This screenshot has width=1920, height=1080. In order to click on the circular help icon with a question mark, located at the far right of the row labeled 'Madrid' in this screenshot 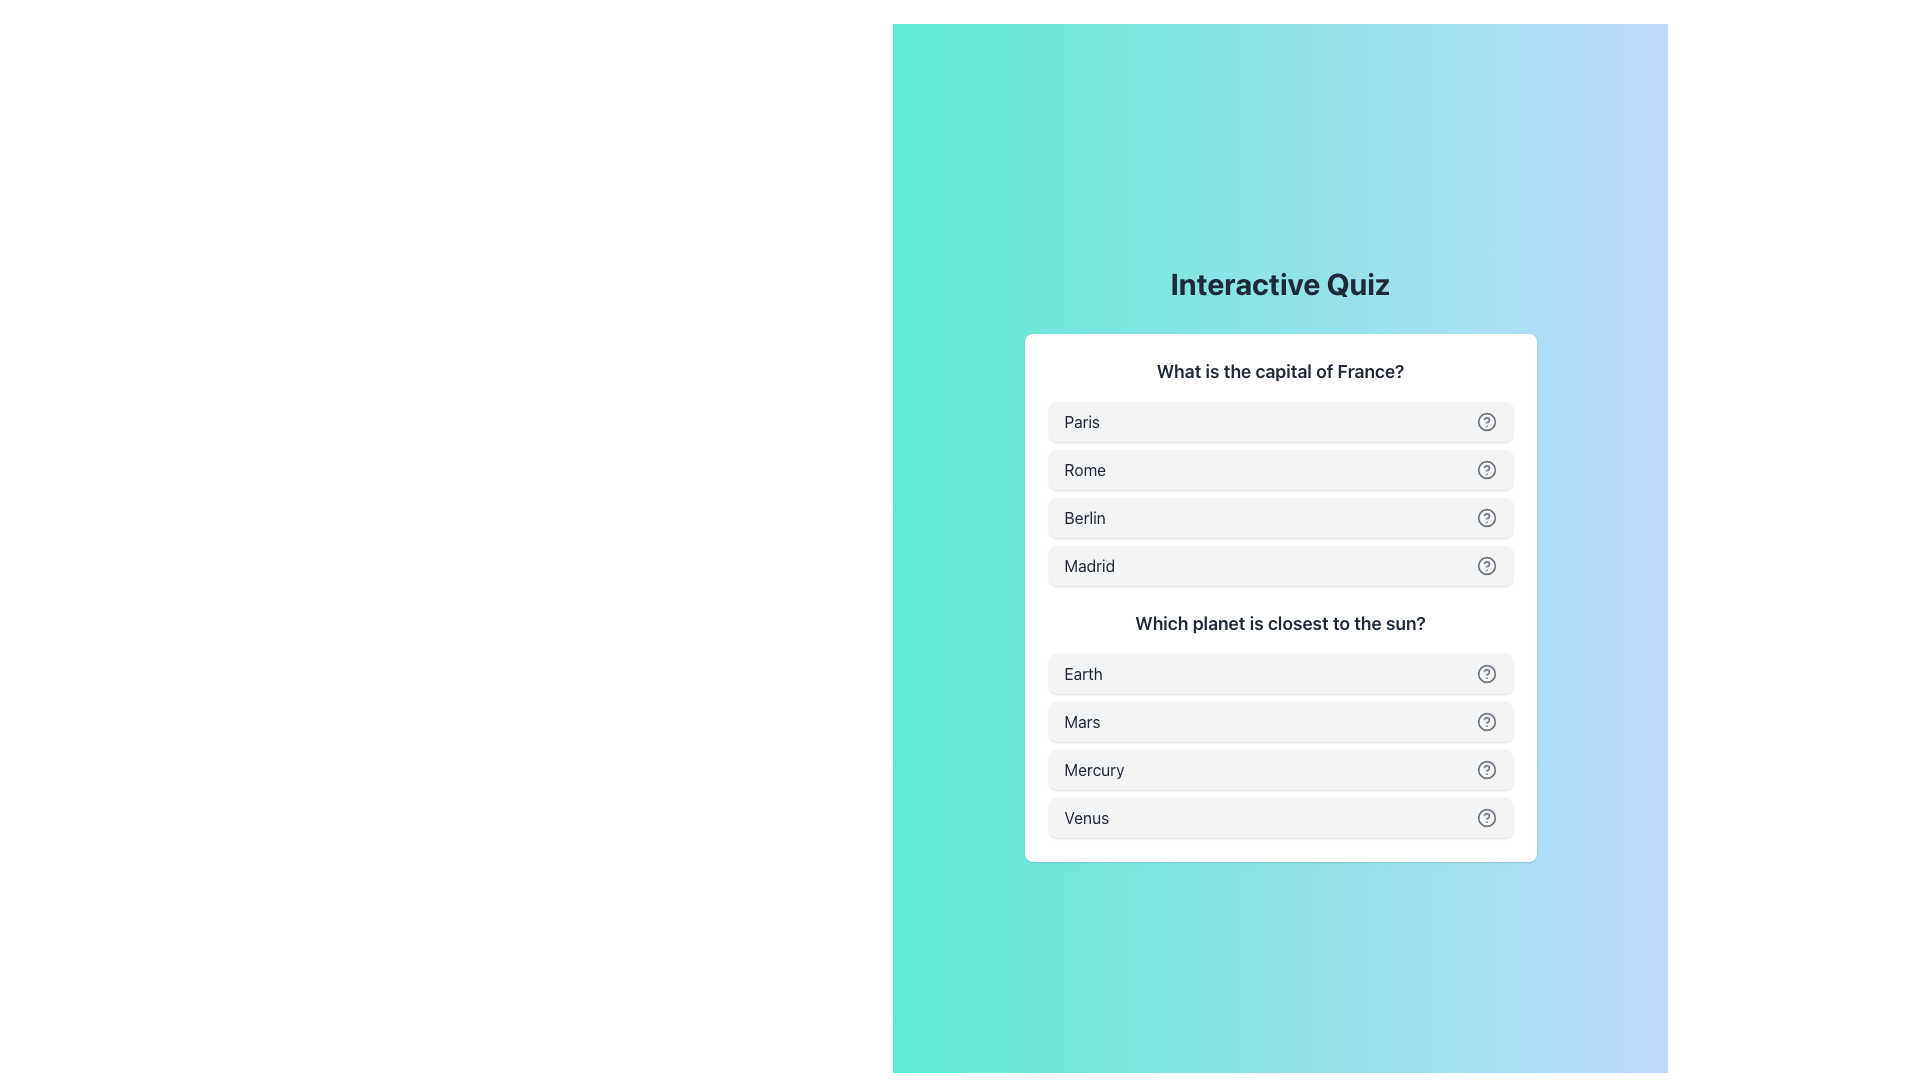, I will do `click(1486, 566)`.